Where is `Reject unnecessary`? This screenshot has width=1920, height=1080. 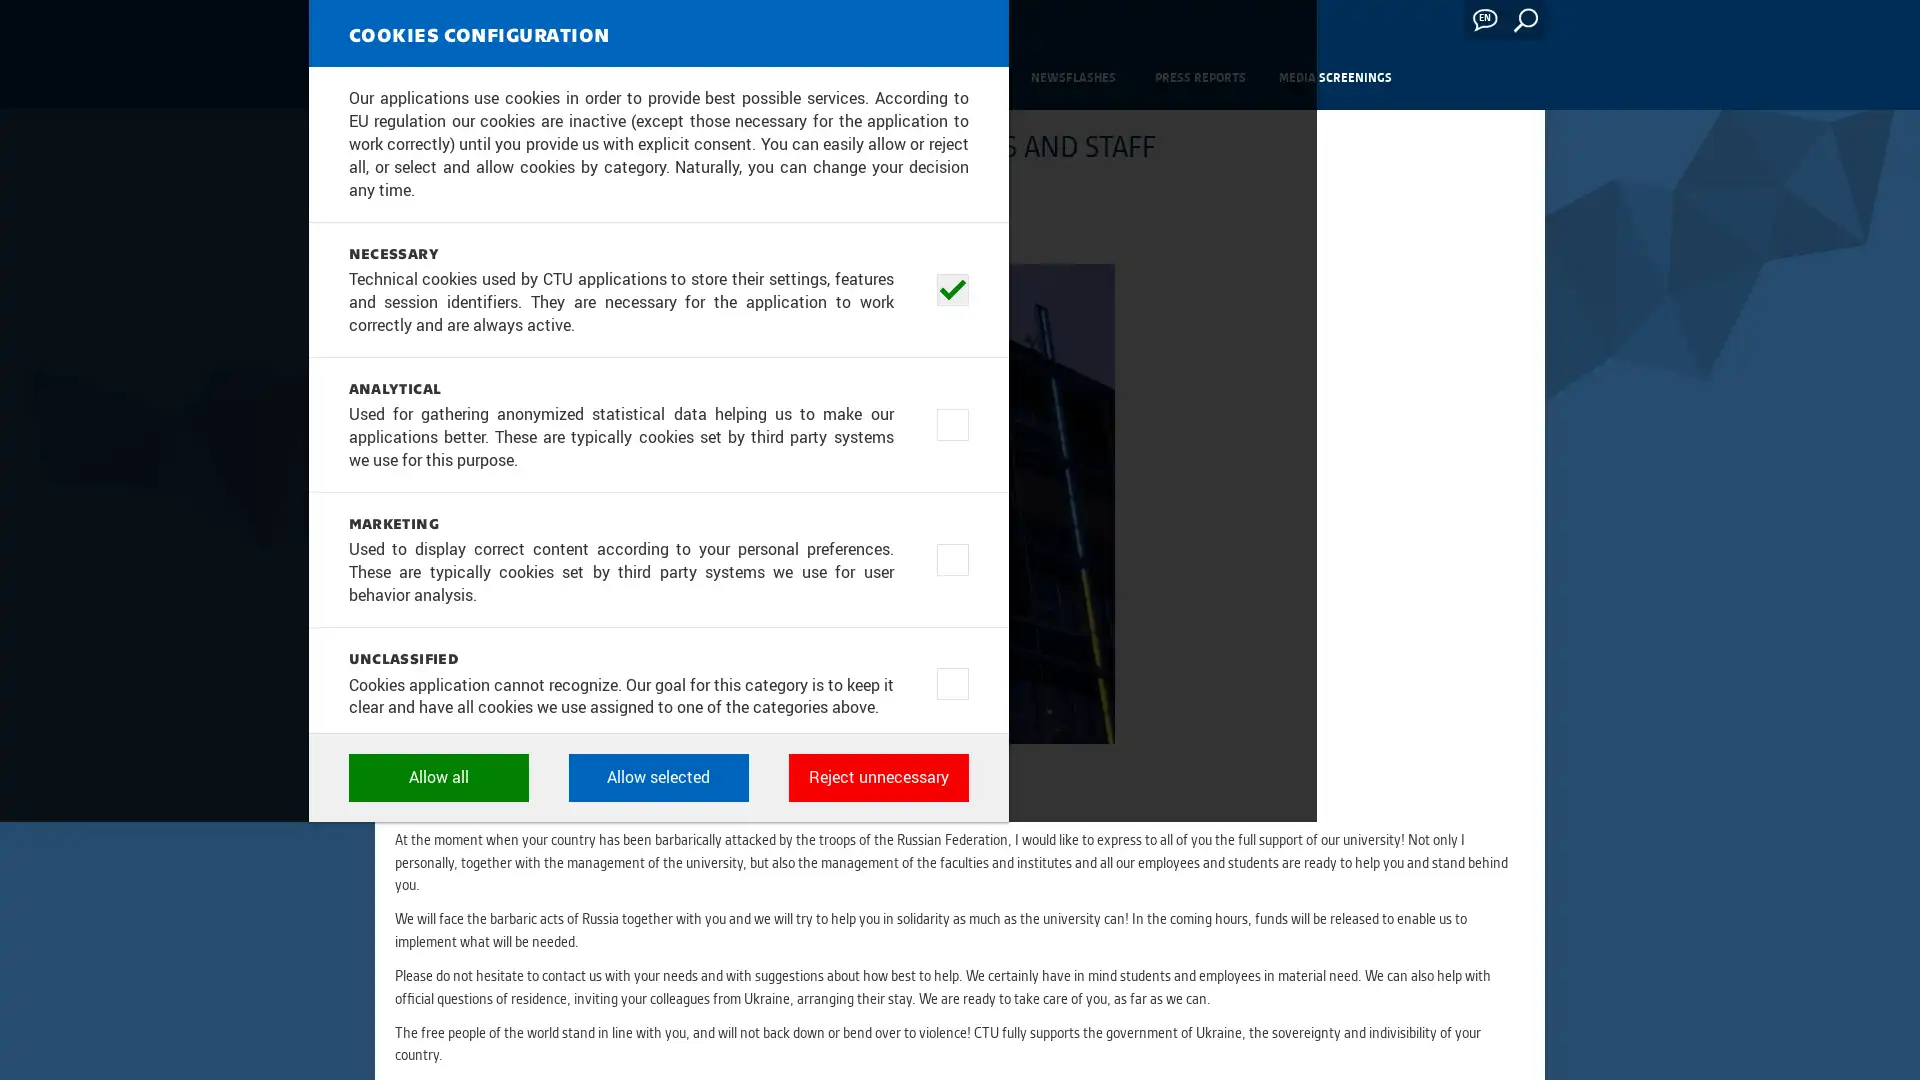
Reject unnecessary is located at coordinates (1180, 985).